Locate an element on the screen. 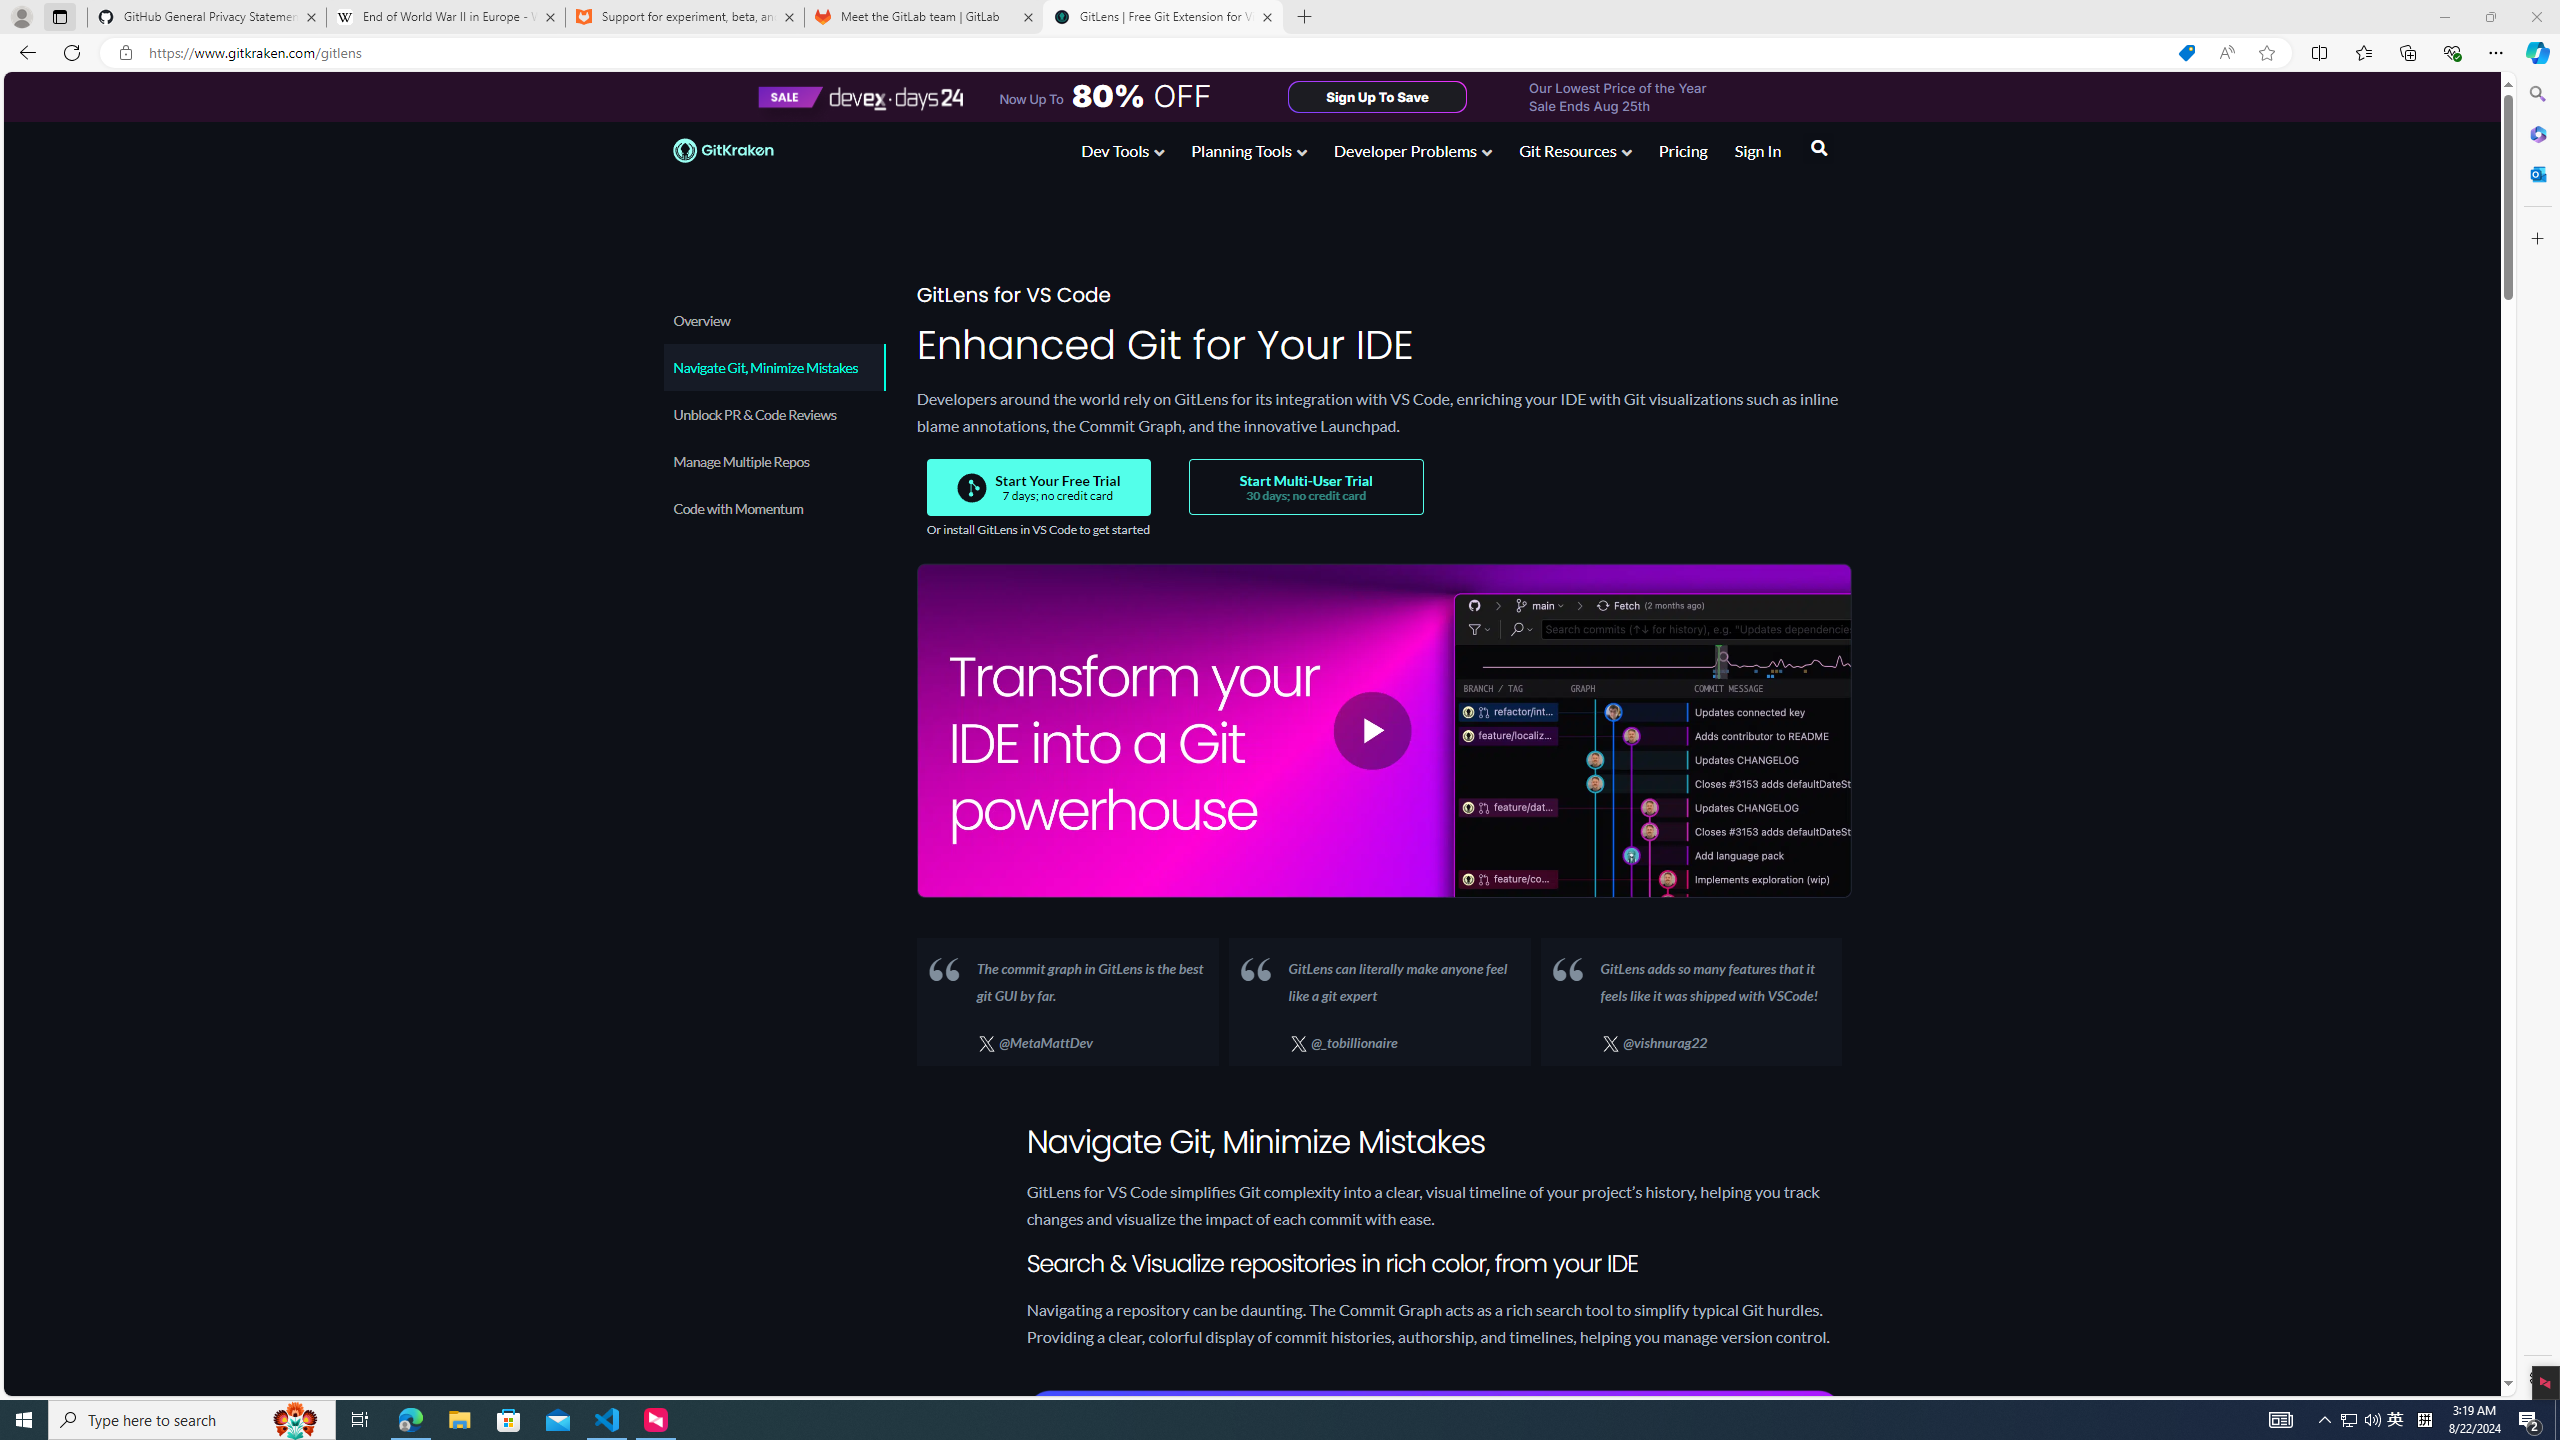 The height and width of the screenshot is (1440, 2560). 'Start Multi-User Trial 30 days; no credit card' is located at coordinates (1304, 486).